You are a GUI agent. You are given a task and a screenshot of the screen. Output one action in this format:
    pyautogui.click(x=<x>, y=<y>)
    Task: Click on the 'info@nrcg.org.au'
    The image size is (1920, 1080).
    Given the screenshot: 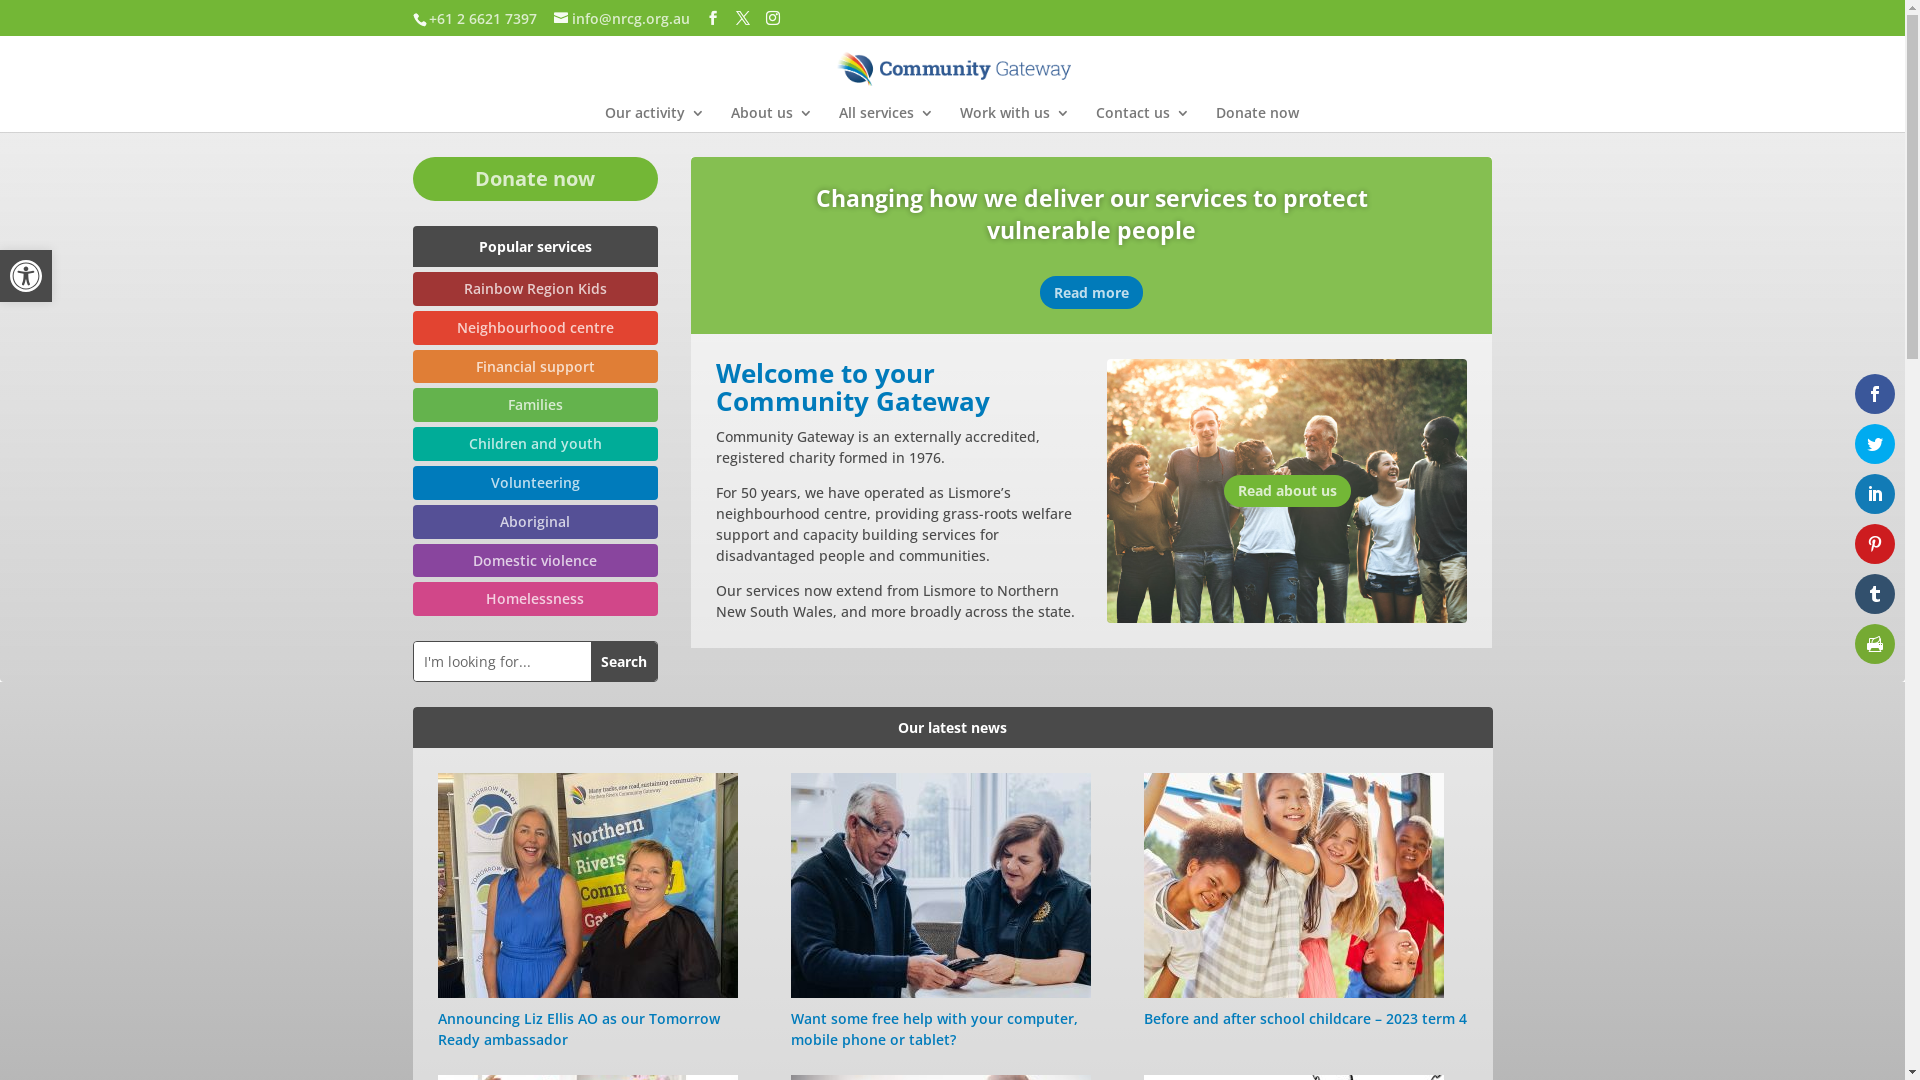 What is the action you would take?
    pyautogui.click(x=621, y=17)
    